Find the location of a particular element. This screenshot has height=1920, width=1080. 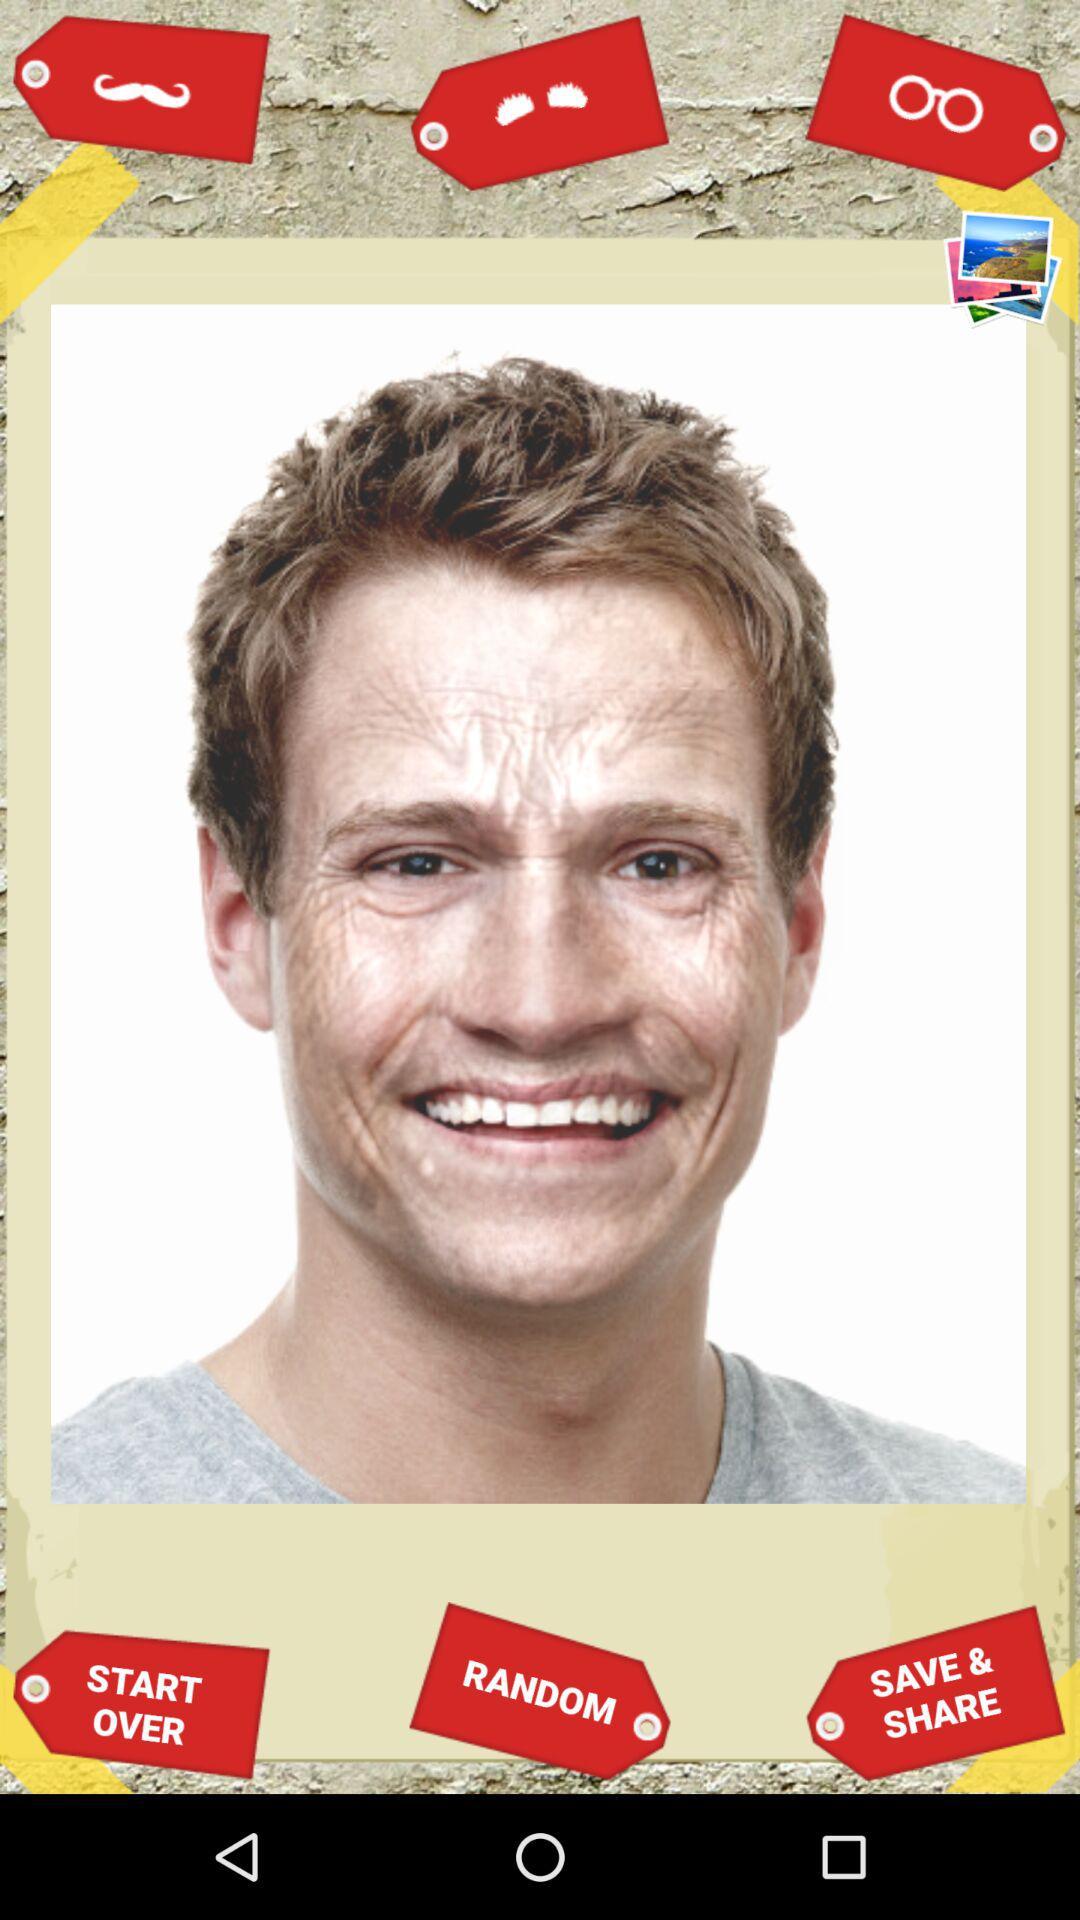

save & is located at coordinates (936, 1690).